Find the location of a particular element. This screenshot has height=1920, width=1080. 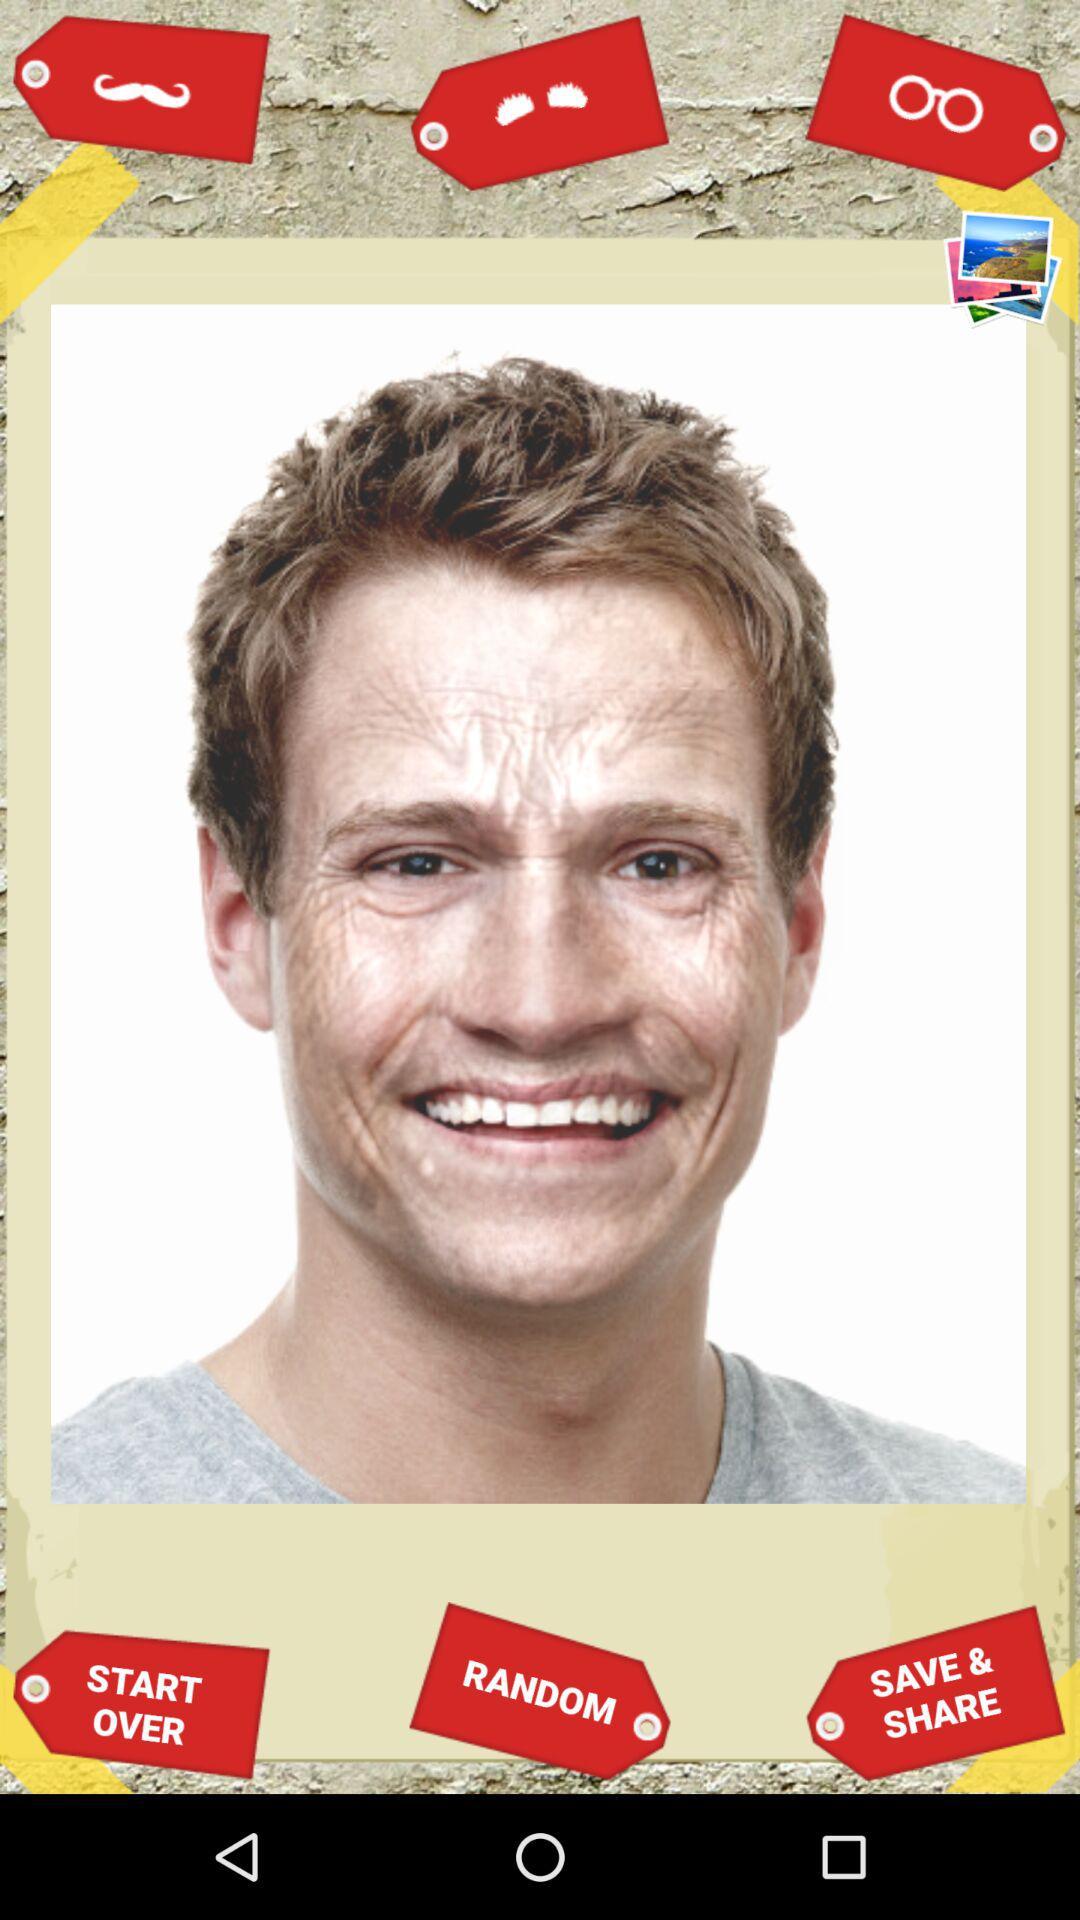

save & is located at coordinates (936, 1690).